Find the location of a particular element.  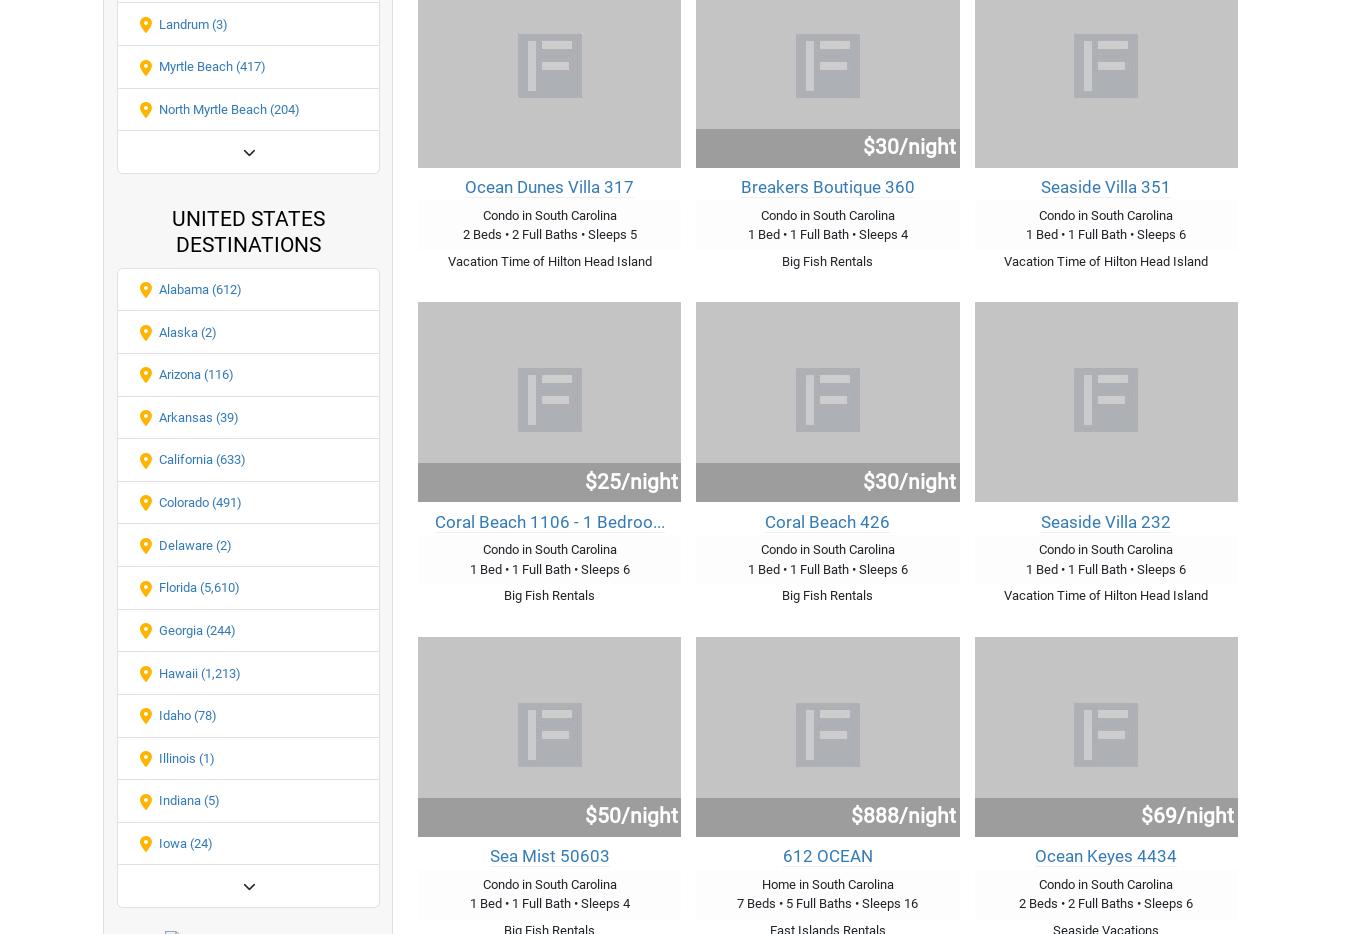

'Testimonials' is located at coordinates (275, 70).